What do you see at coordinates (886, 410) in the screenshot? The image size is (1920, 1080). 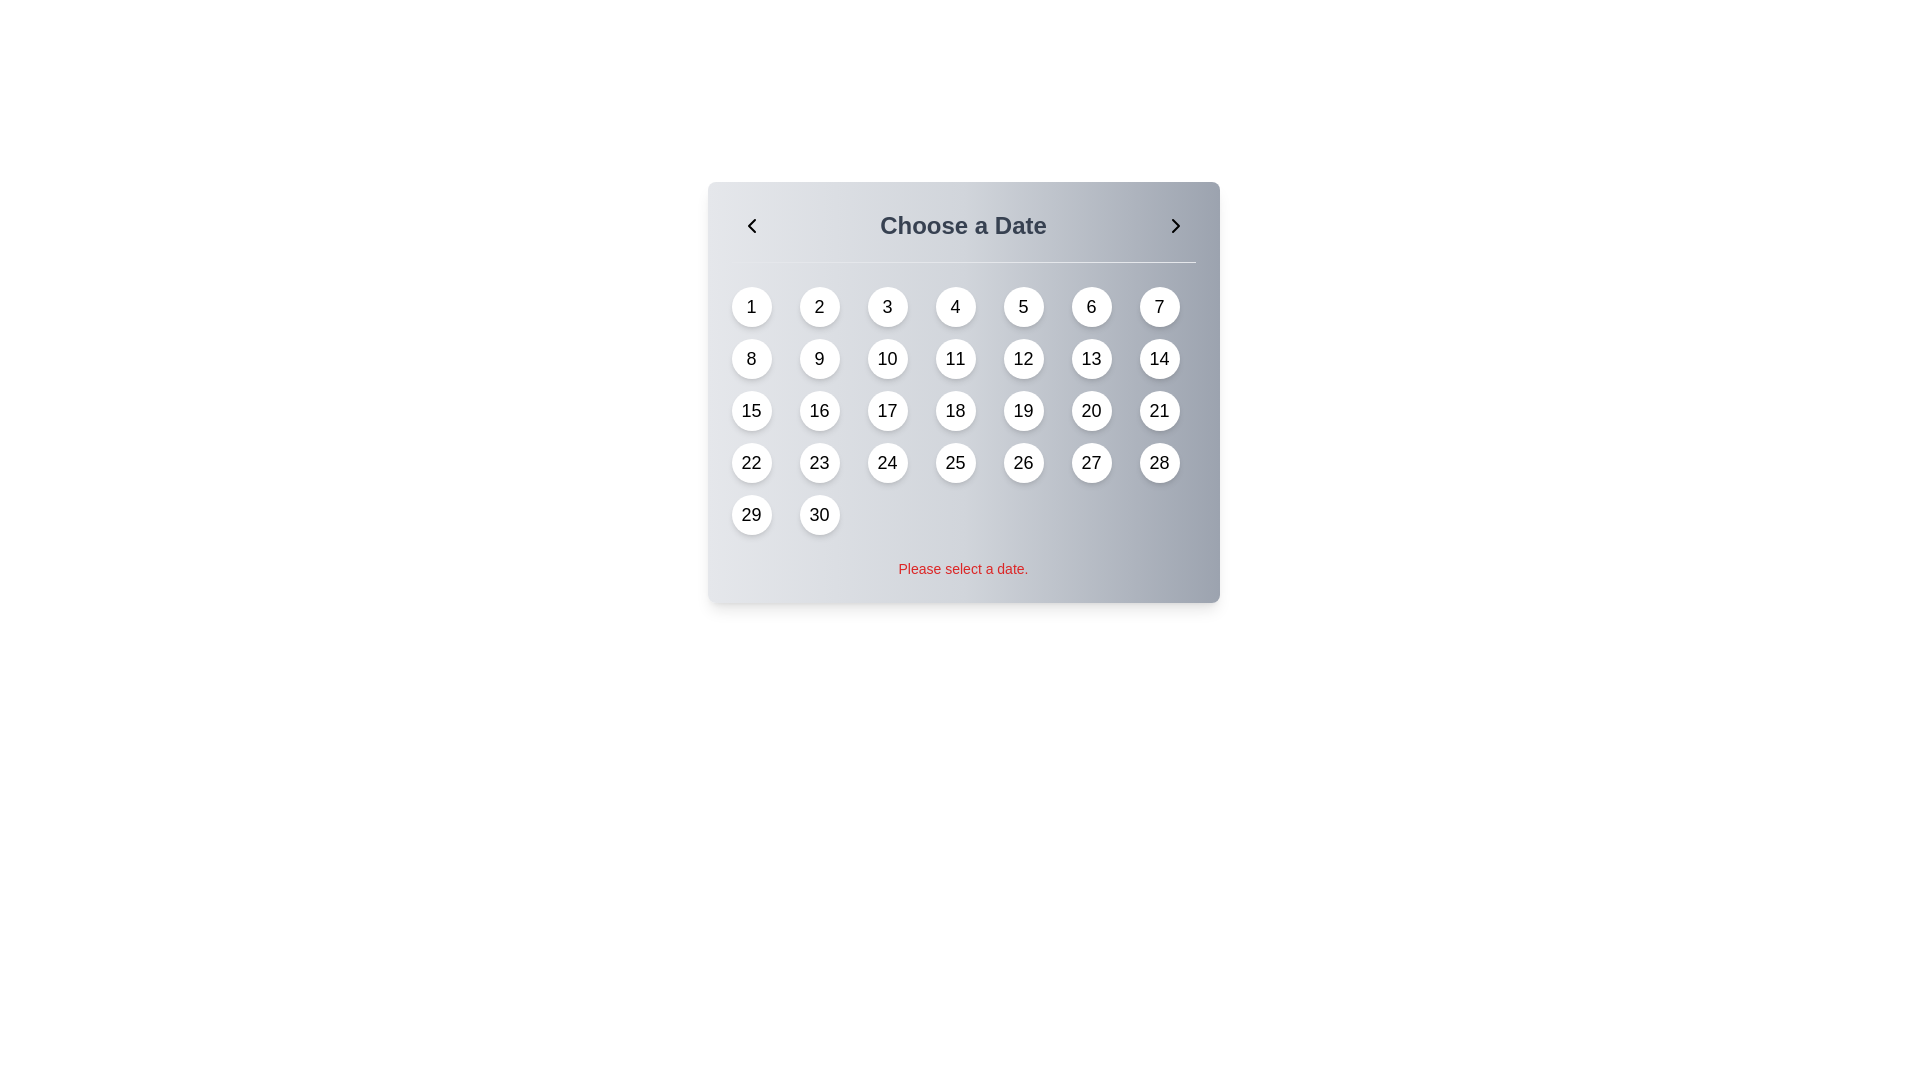 I see `the circular button labeled '17' with a white background` at bounding box center [886, 410].